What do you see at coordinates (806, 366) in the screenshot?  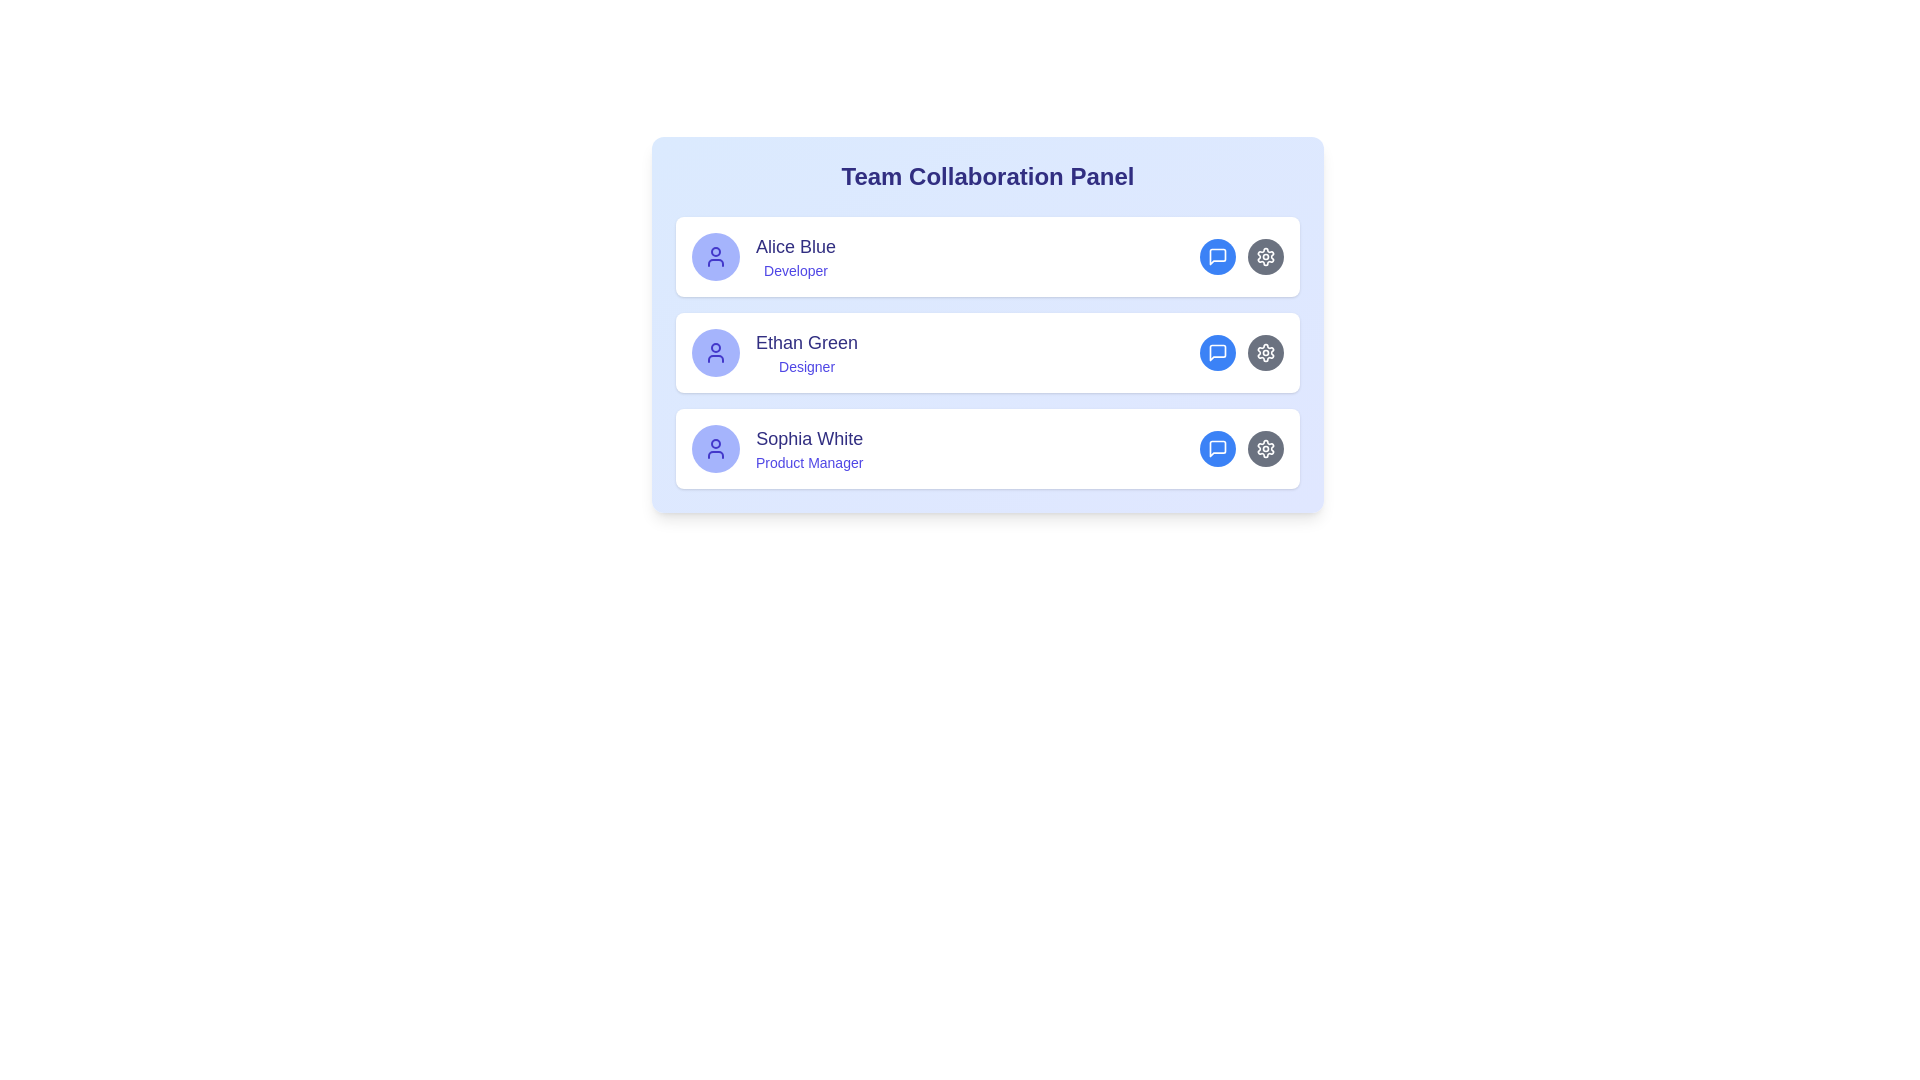 I see `the text label that describes the job title of team member 'Ethan Green', located directly beneath his name in the structured layout` at bounding box center [806, 366].